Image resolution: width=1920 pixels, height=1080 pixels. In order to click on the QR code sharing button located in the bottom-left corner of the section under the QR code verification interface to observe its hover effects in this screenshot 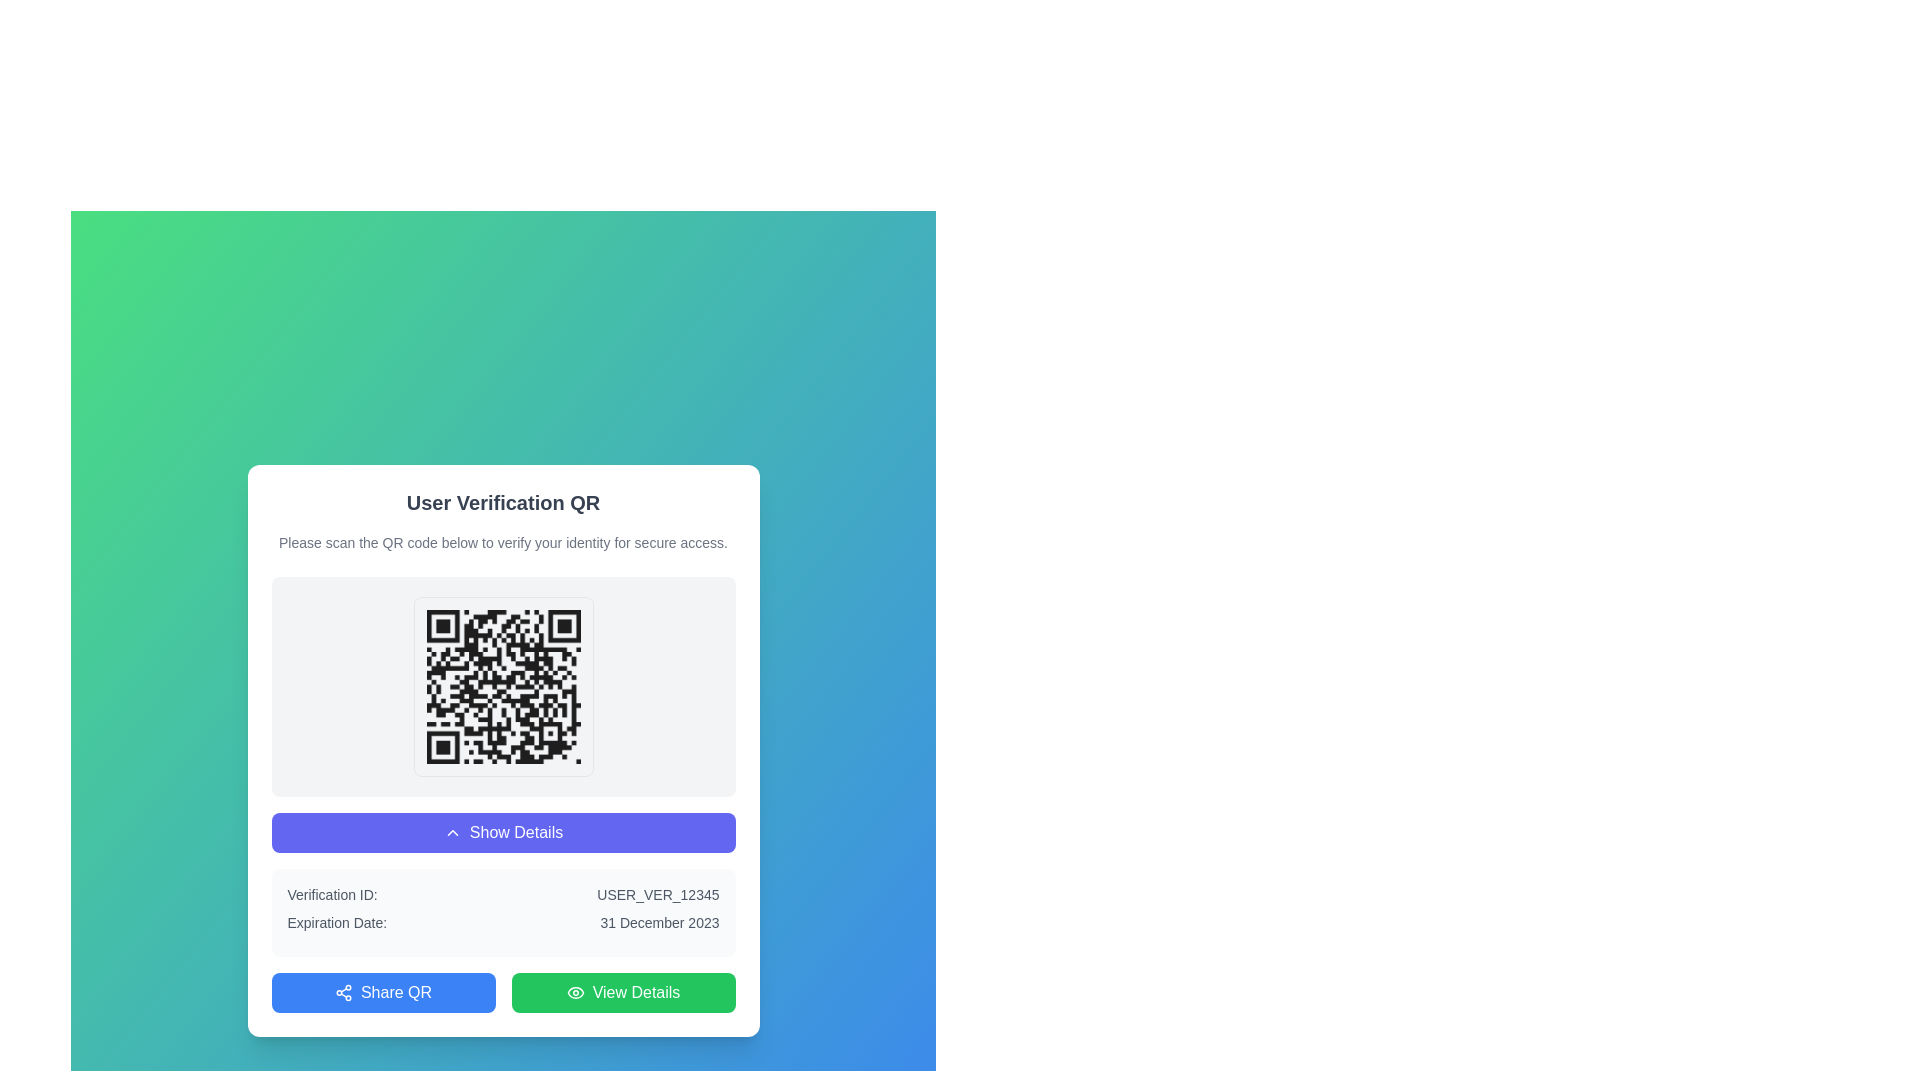, I will do `click(383, 992)`.